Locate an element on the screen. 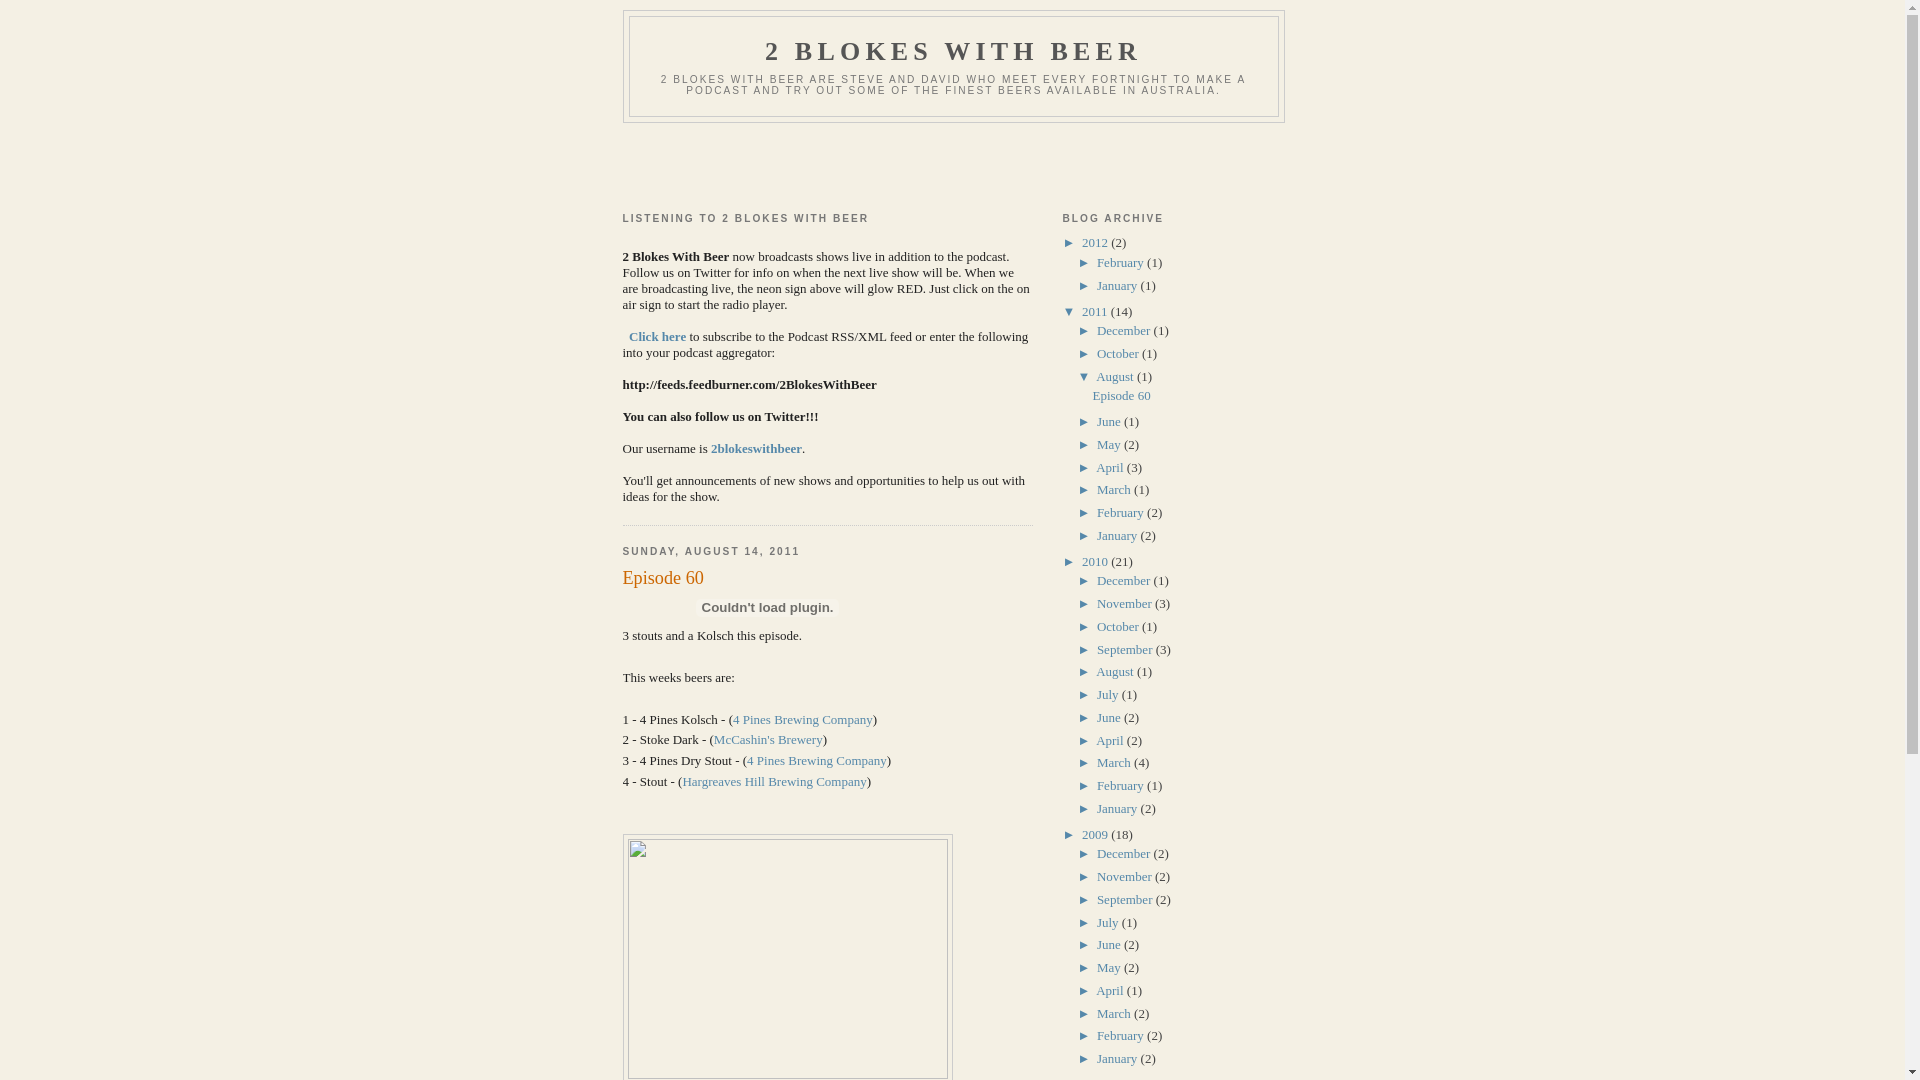 The width and height of the screenshot is (1920, 1080). 'McCashin's Brewery' is located at coordinates (714, 739).